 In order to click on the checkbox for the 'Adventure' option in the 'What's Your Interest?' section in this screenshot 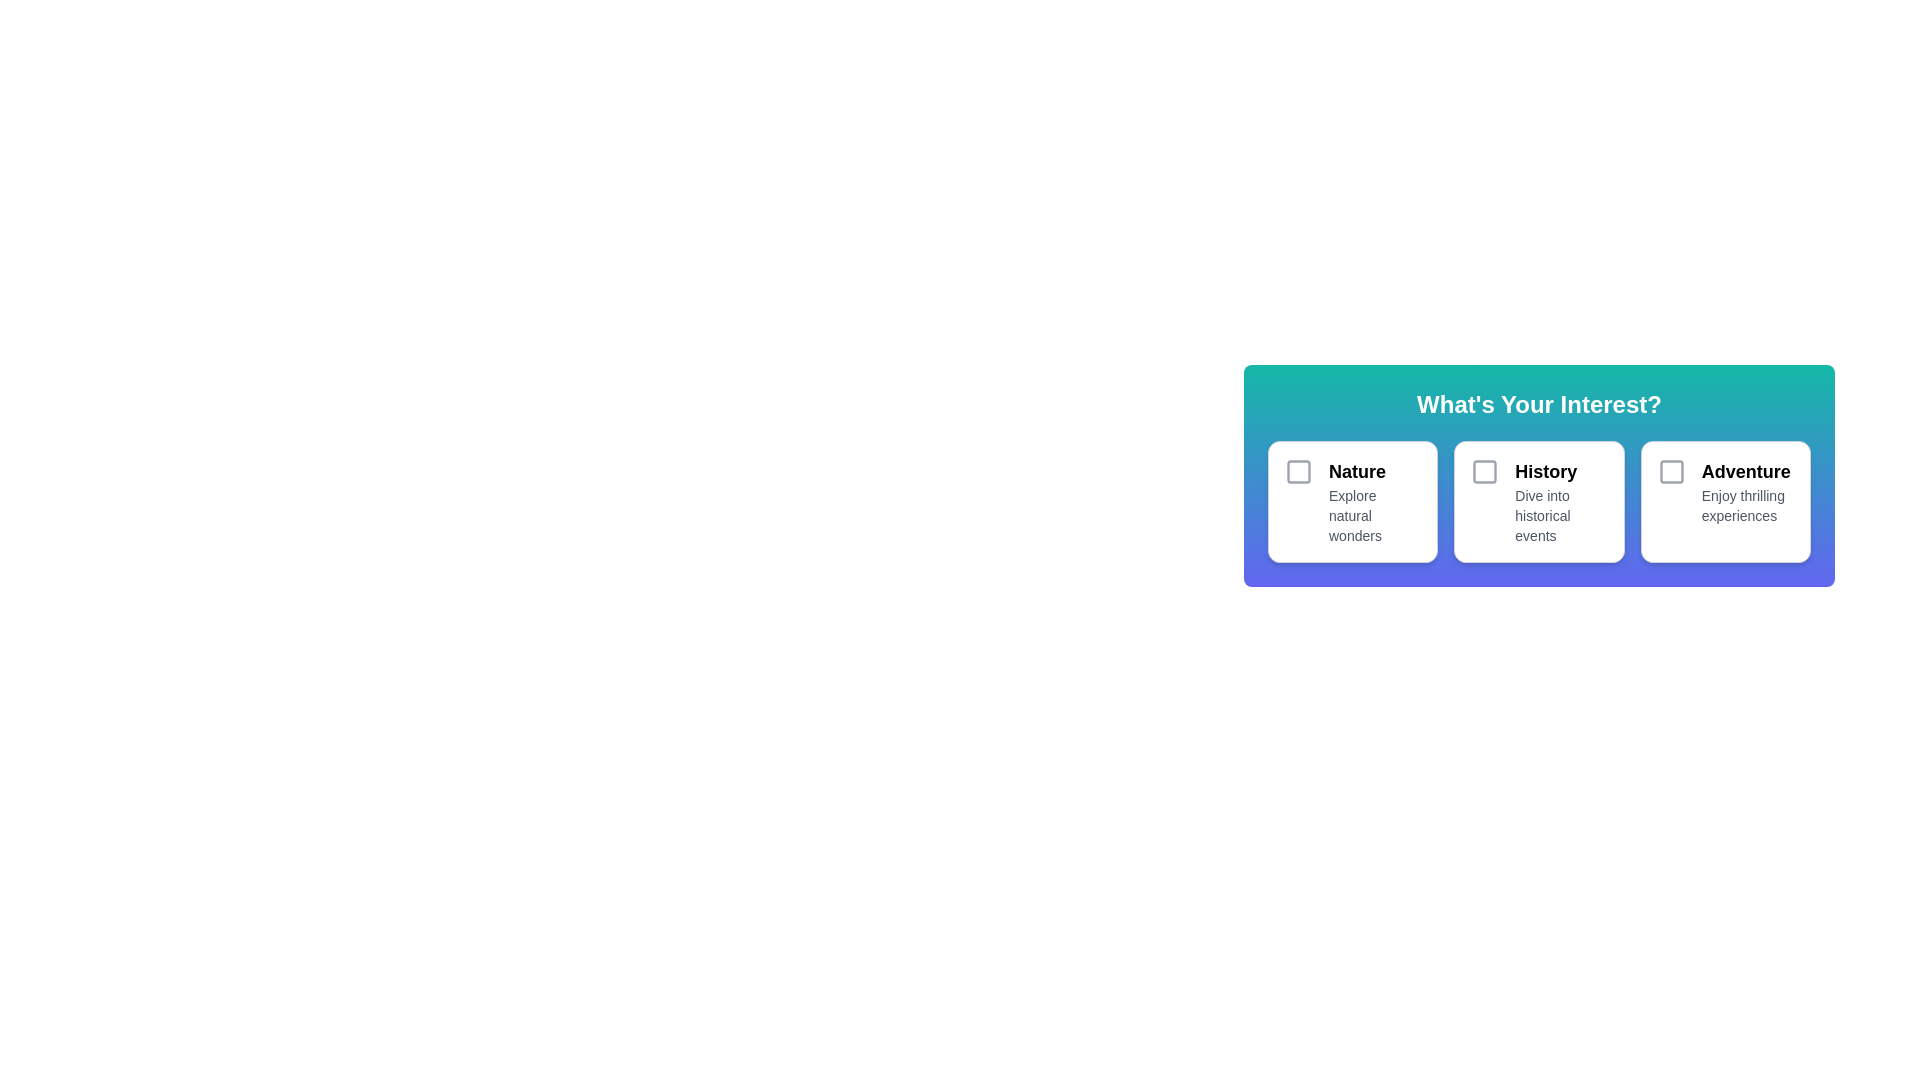, I will do `click(1671, 471)`.